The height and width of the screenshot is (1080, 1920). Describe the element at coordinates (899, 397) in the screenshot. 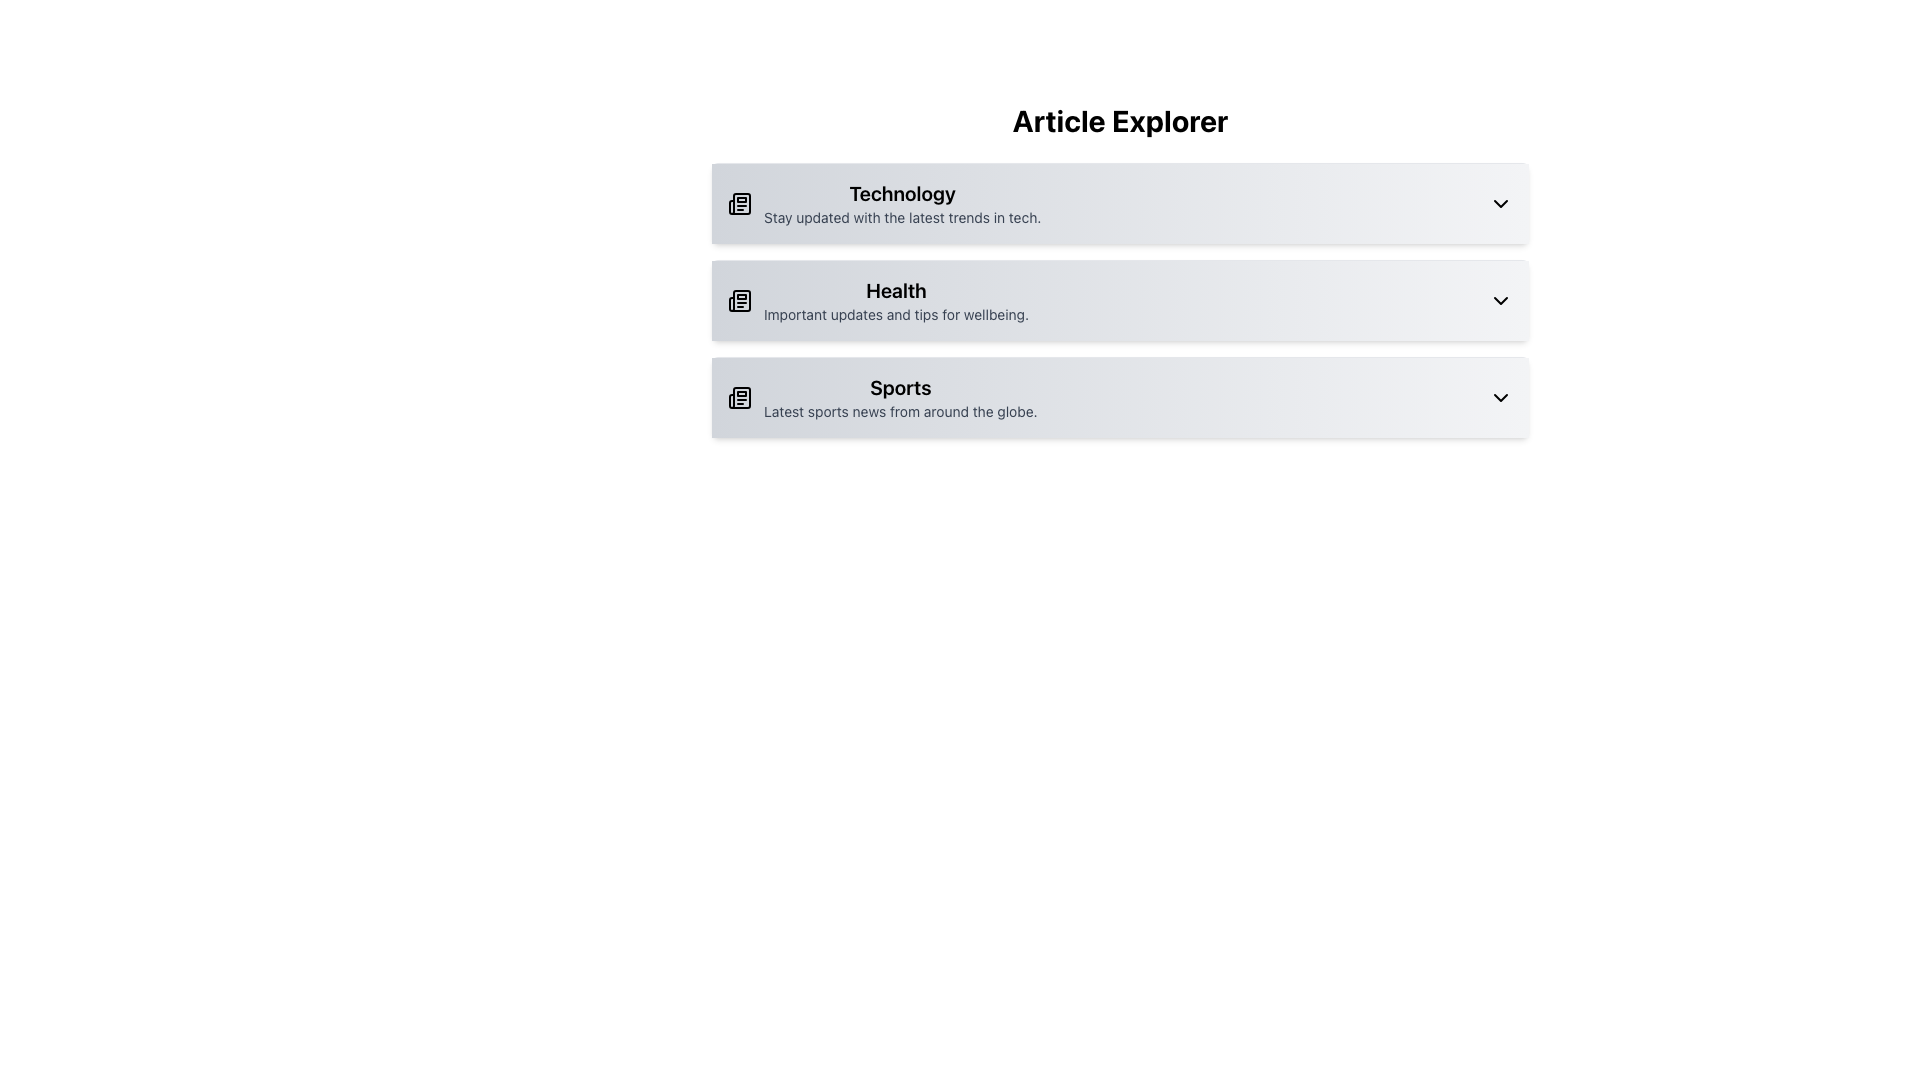

I see `the 'Sports' category entry in the Article Explorer section` at that location.